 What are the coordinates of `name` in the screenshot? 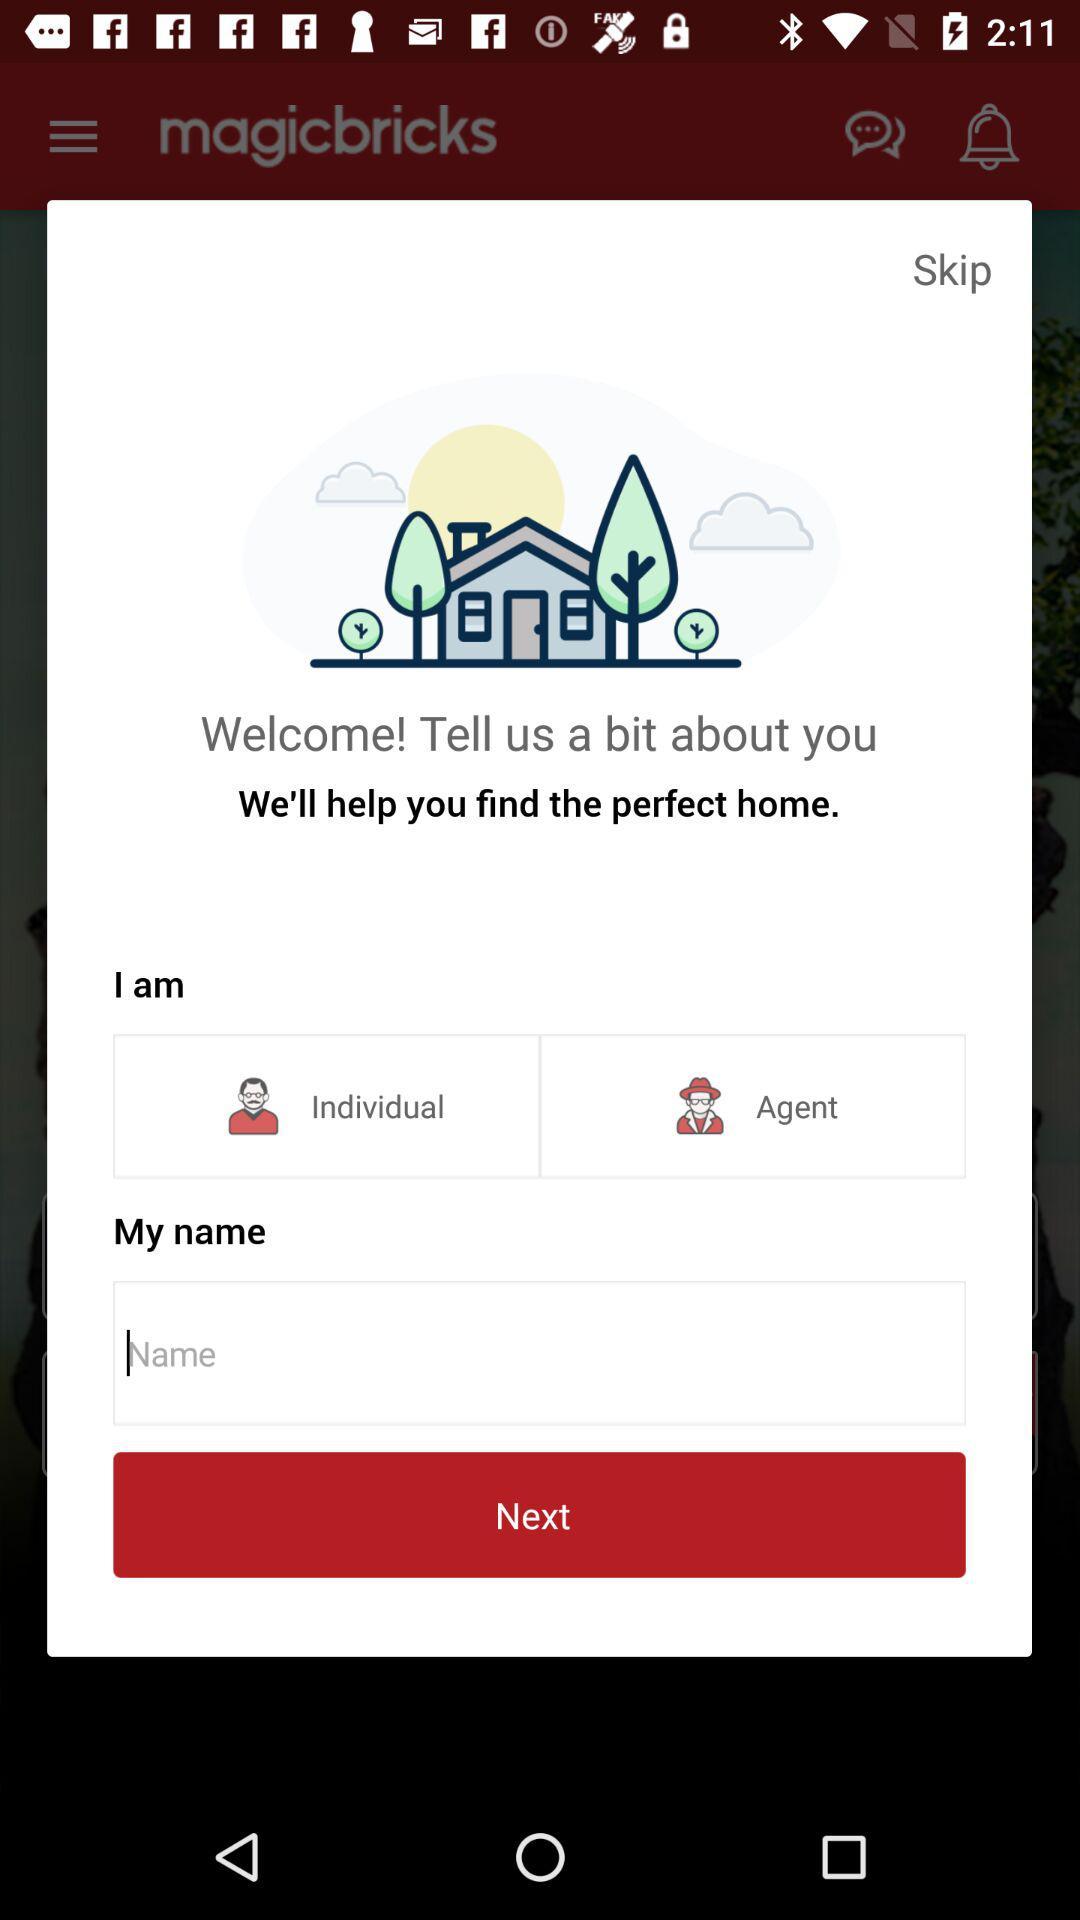 It's located at (546, 1353).